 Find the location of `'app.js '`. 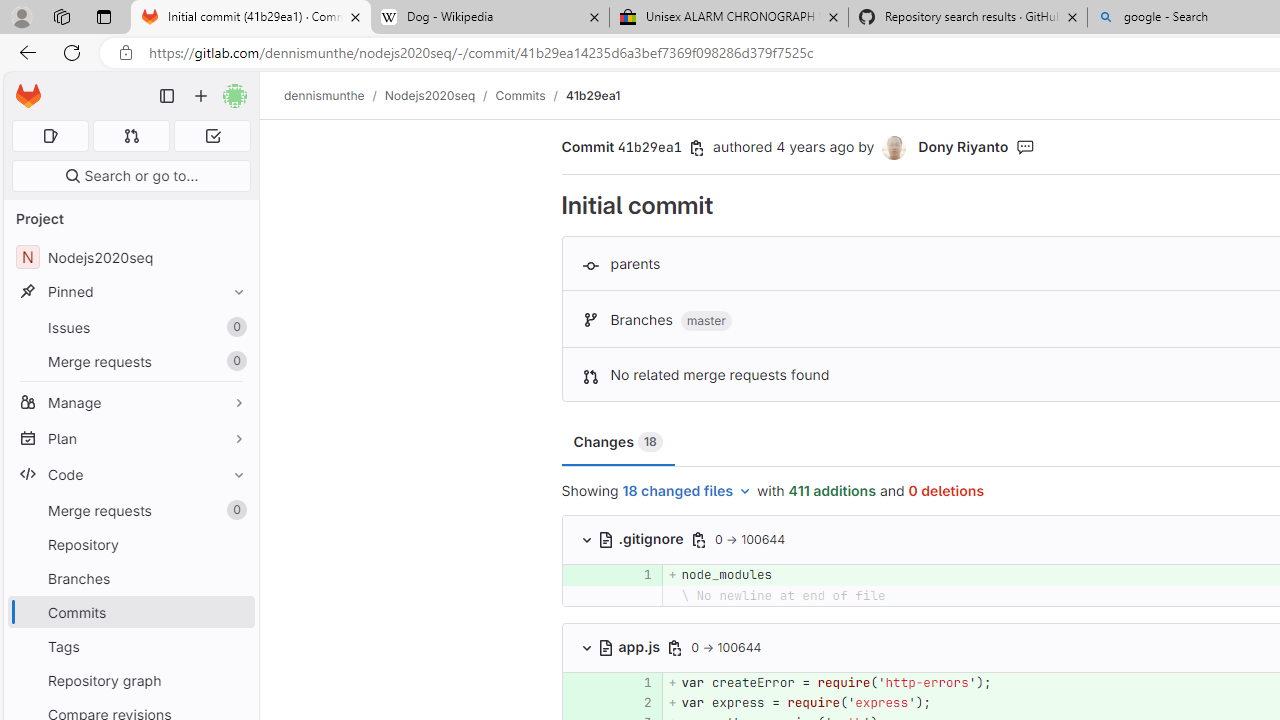

'app.js ' is located at coordinates (630, 646).